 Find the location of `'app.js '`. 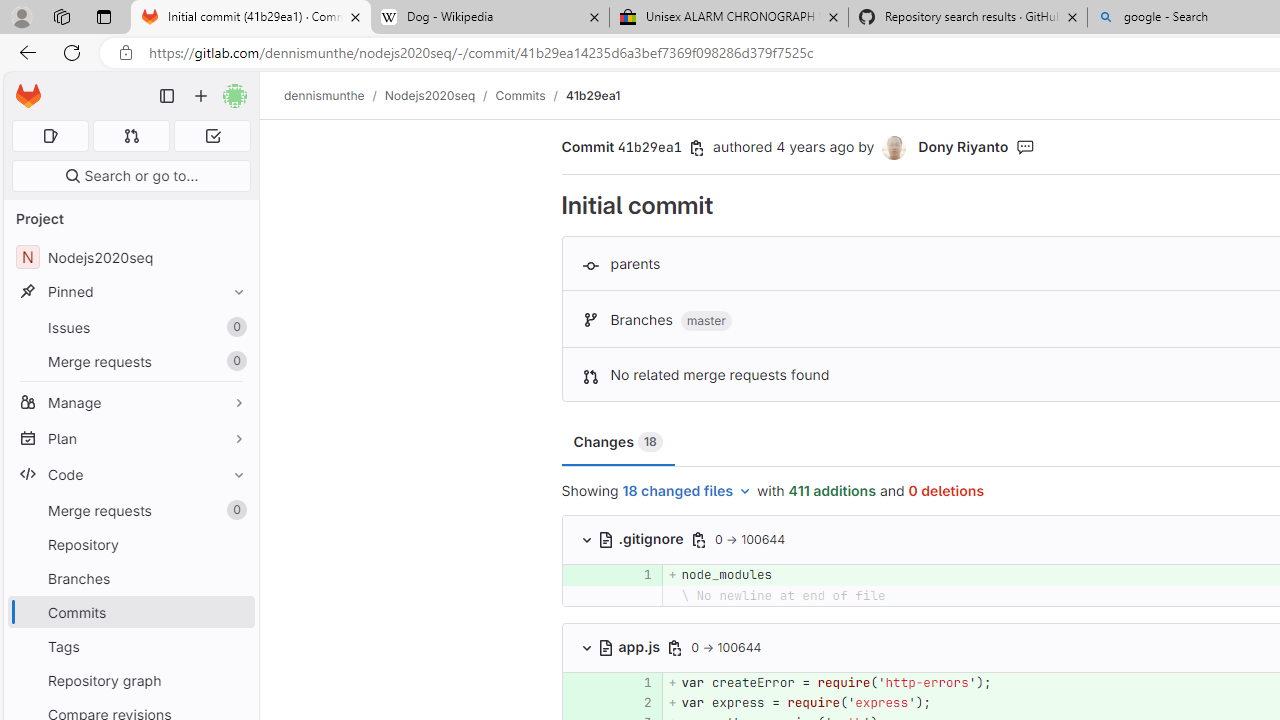

'app.js ' is located at coordinates (630, 646).